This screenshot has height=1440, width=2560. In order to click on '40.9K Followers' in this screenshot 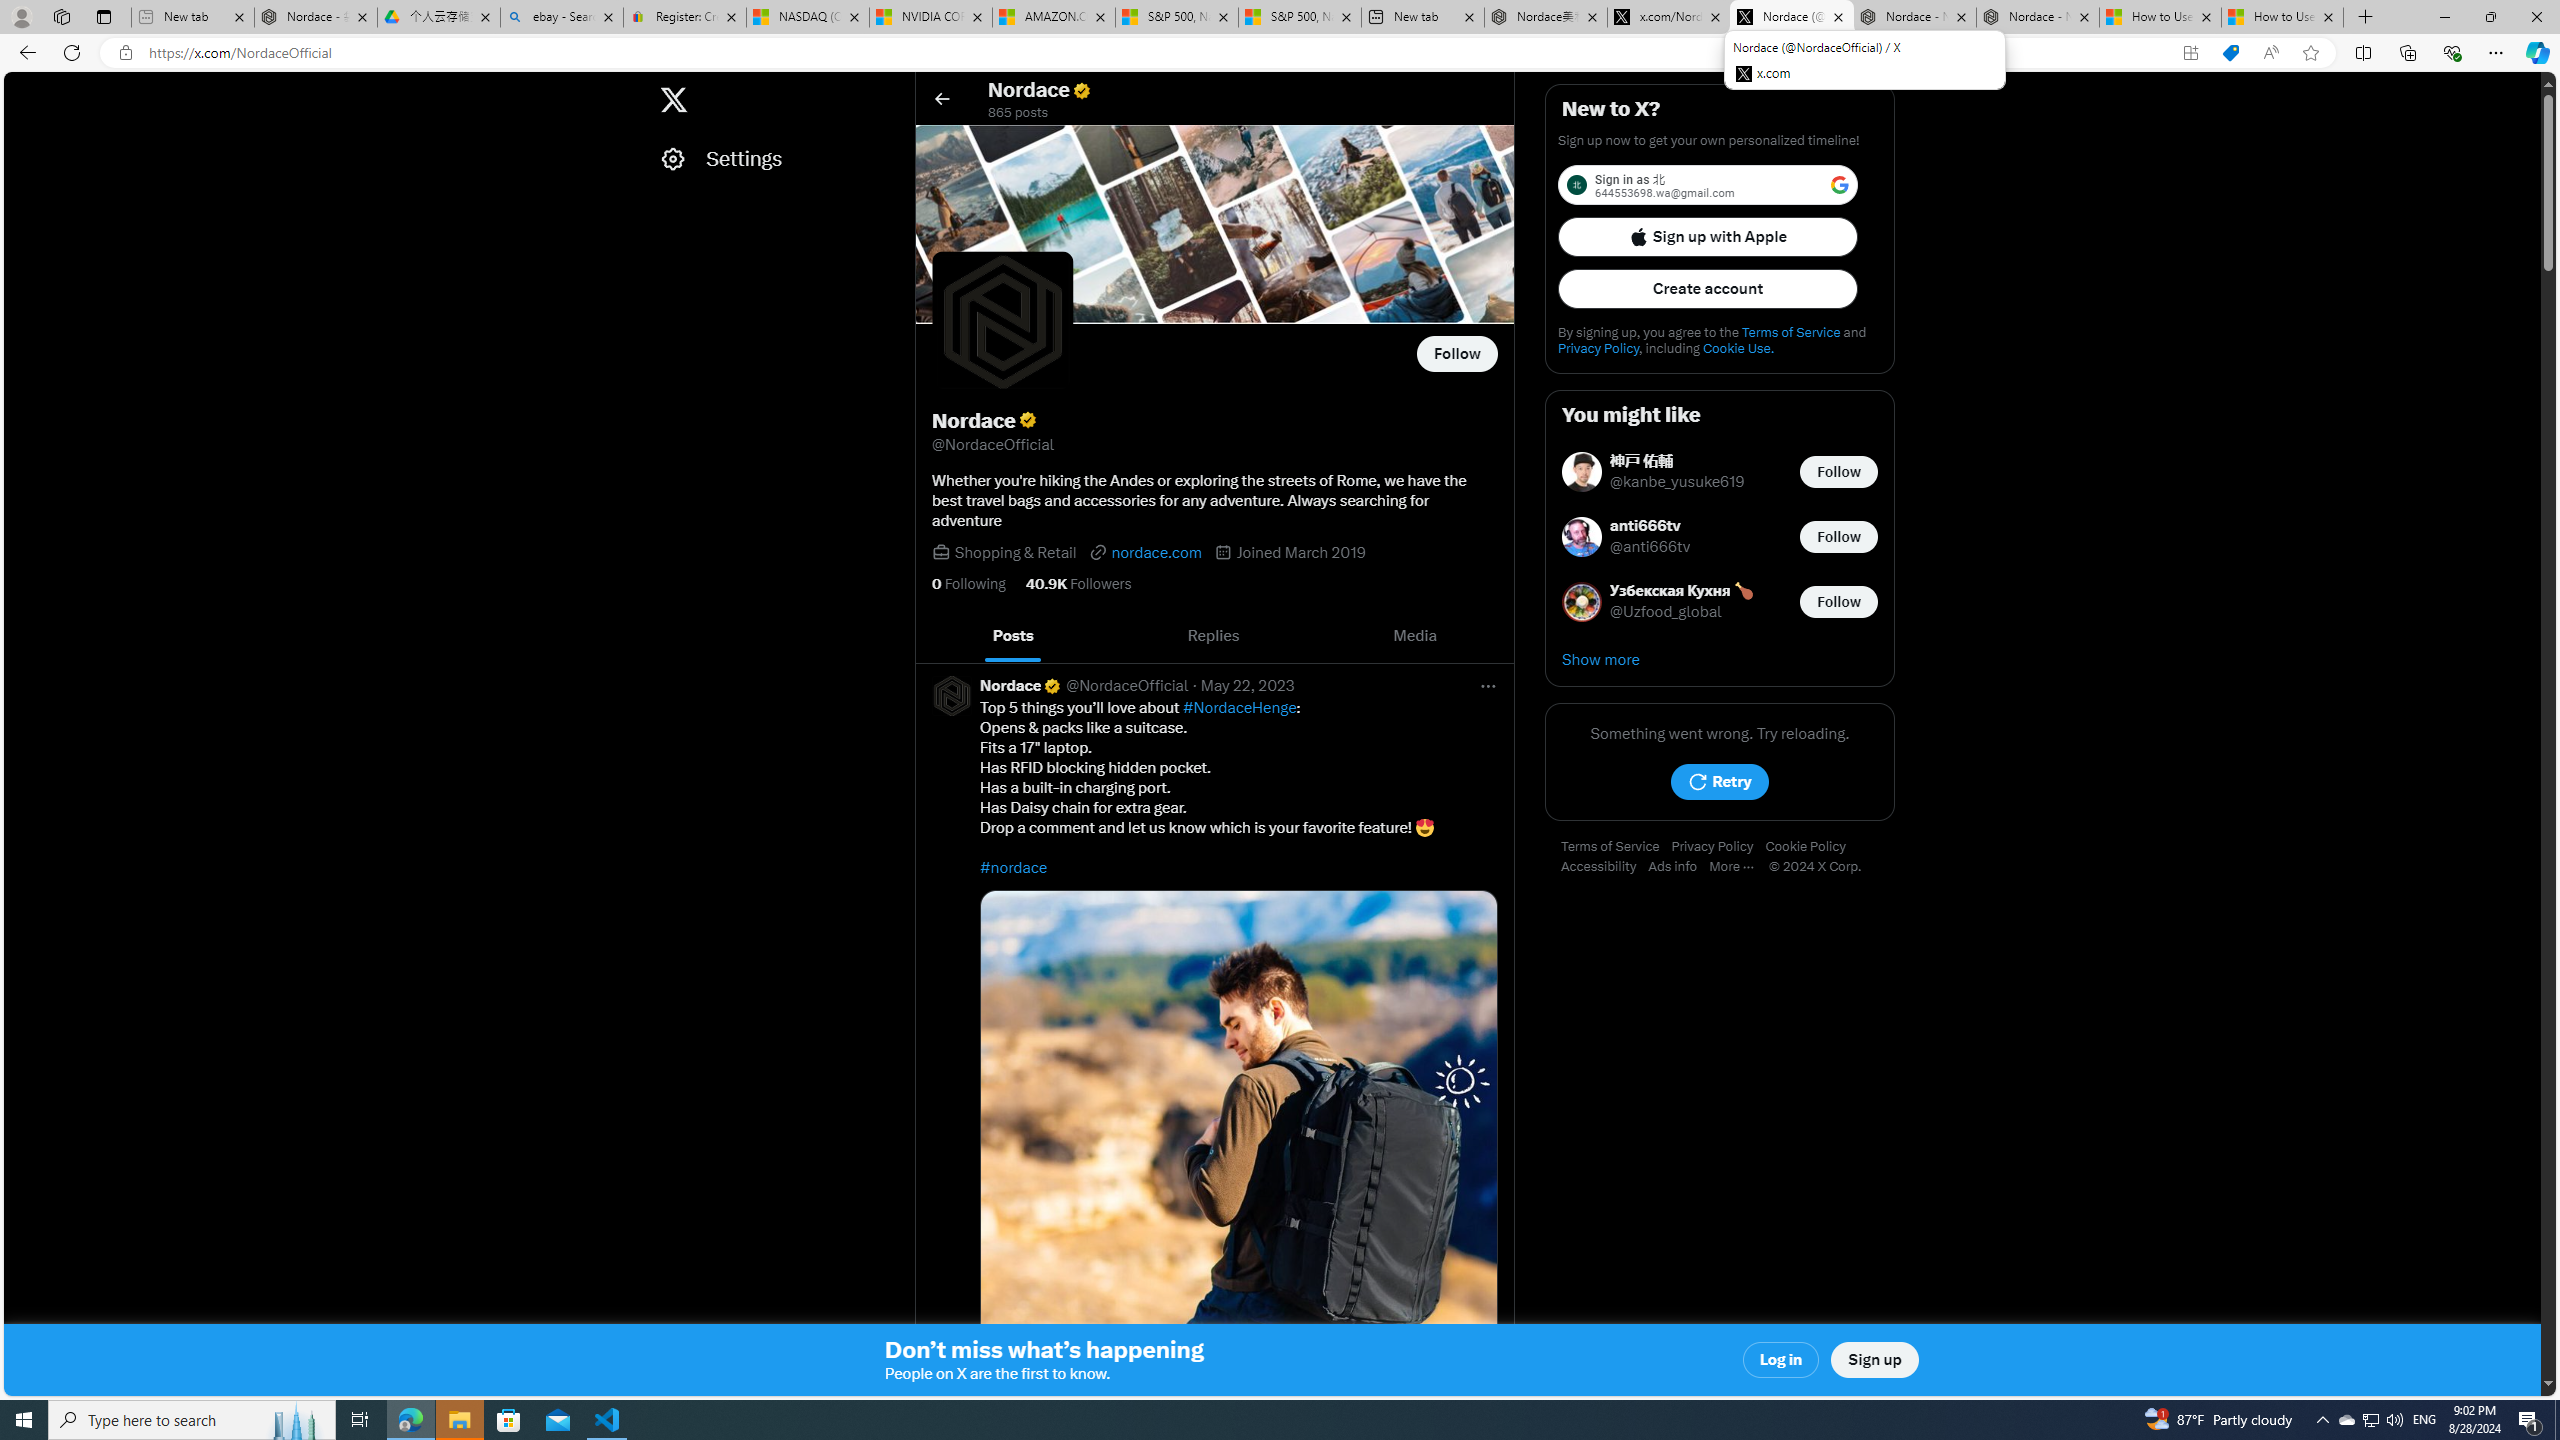, I will do `click(1076, 582)`.